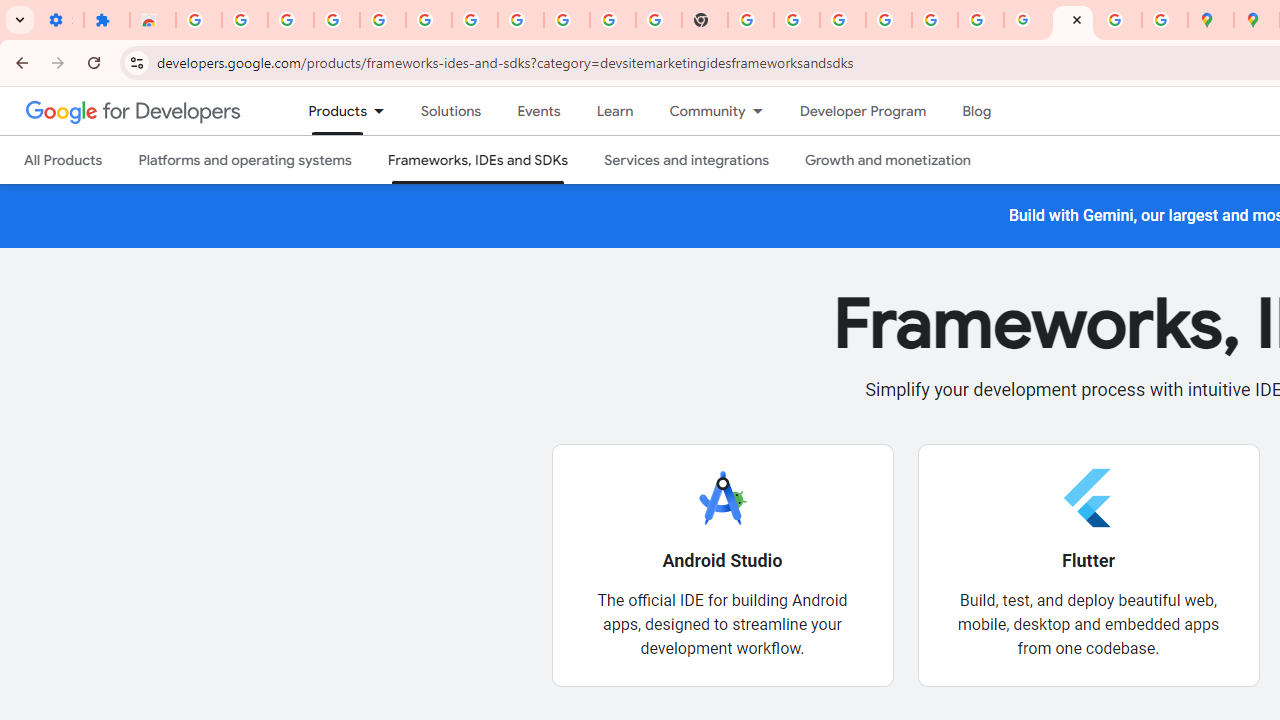  What do you see at coordinates (888, 20) in the screenshot?
I see `'Sign in - Google Accounts'` at bounding box center [888, 20].